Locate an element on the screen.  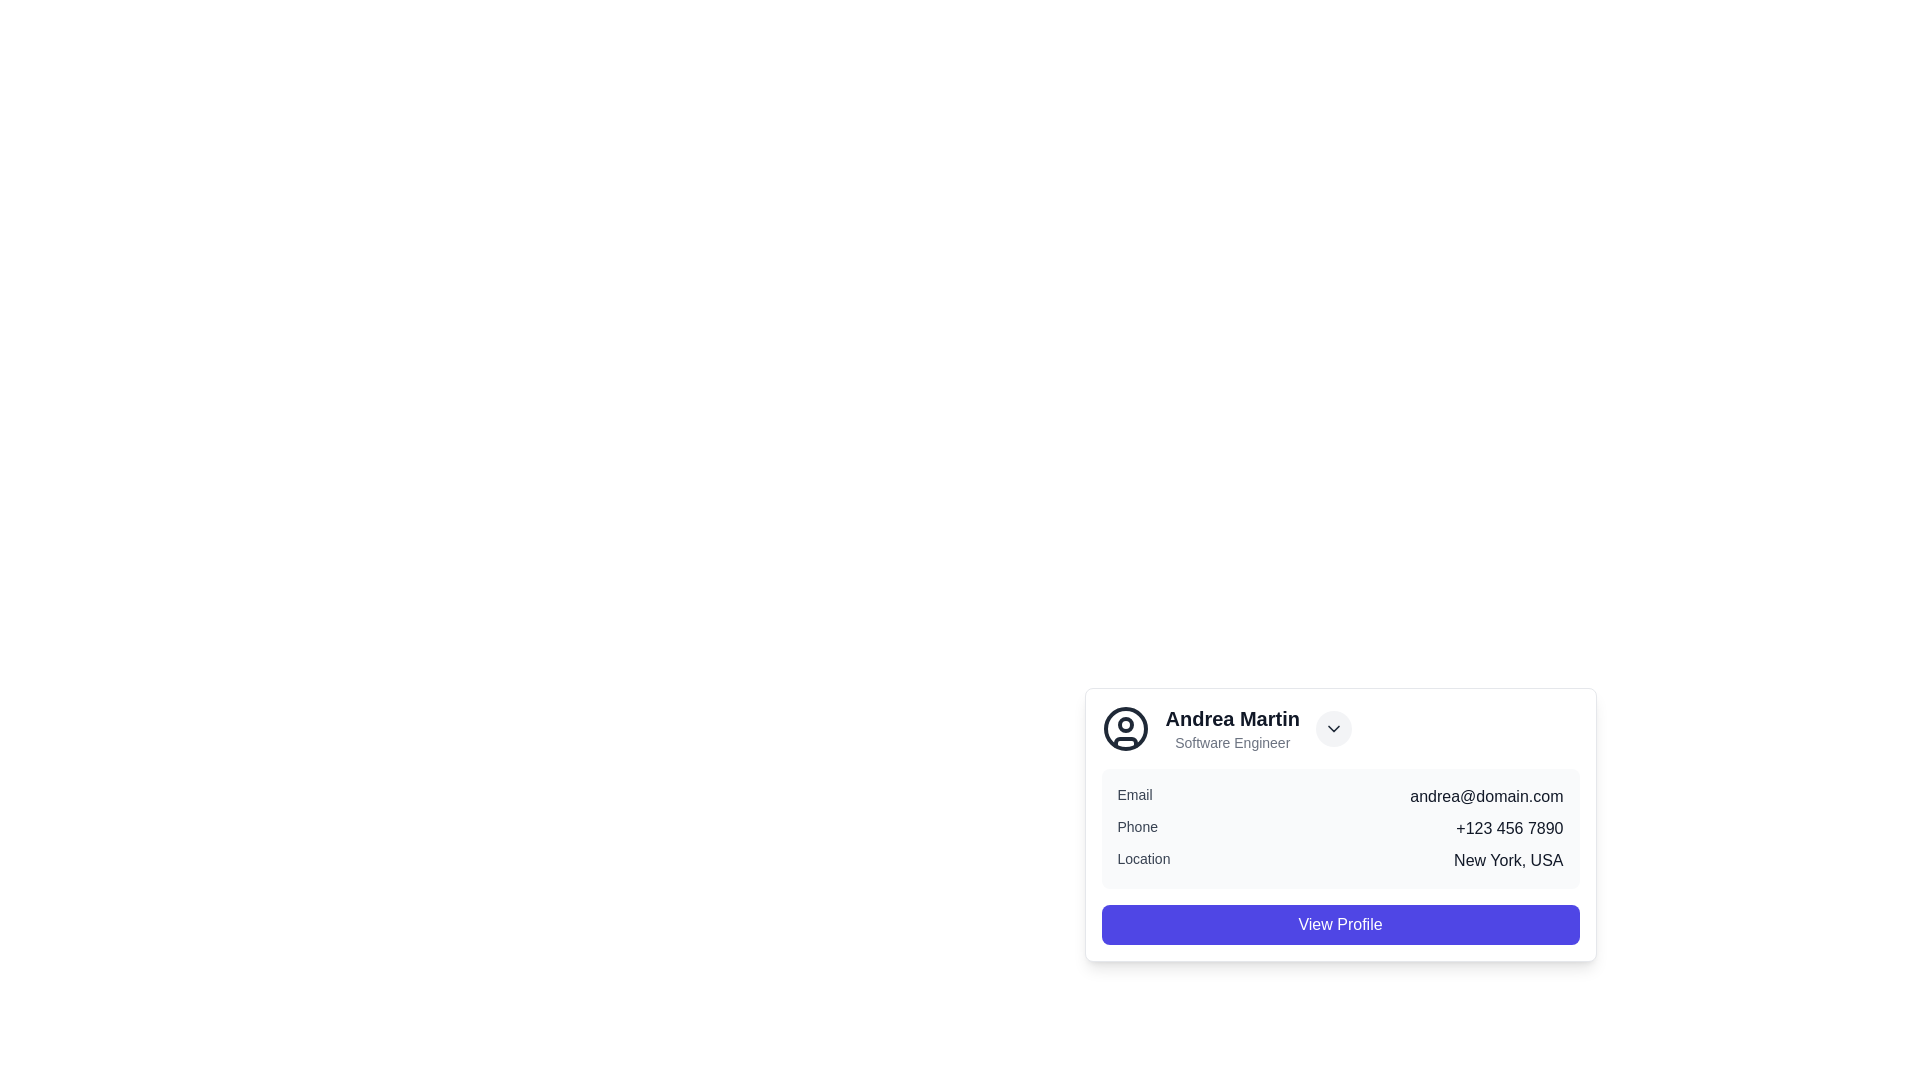
the dropdown toggle button is located at coordinates (1334, 729).